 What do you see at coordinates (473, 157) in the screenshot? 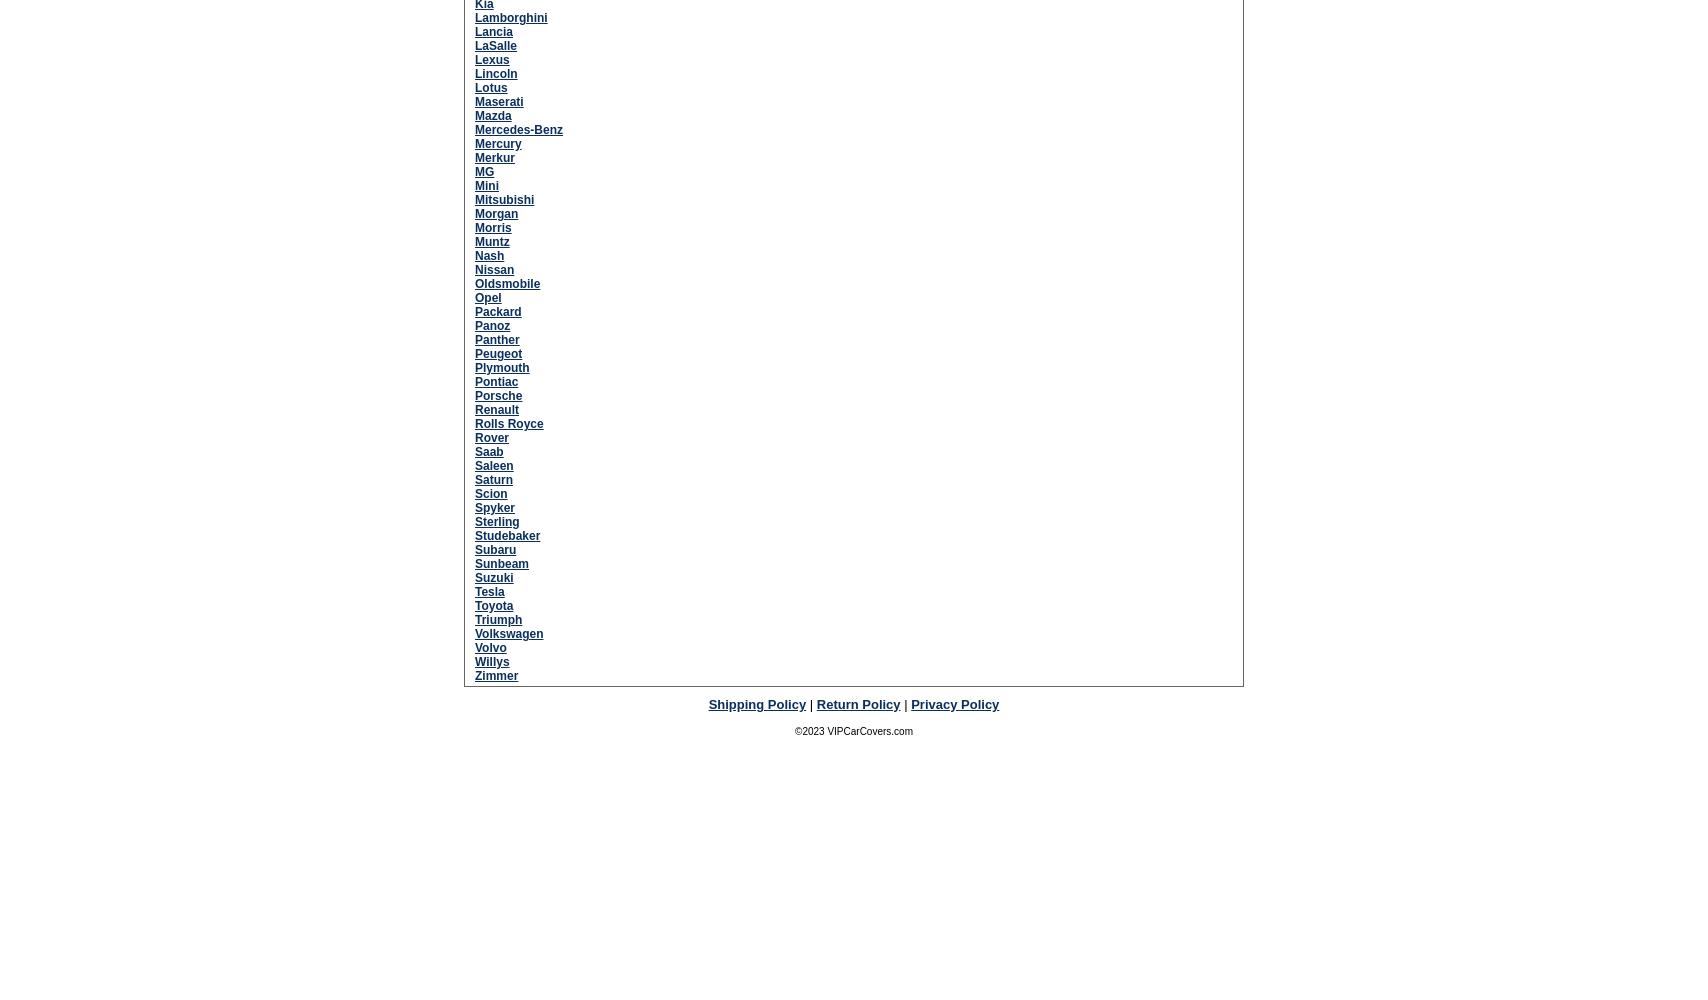
I see `'Merkur'` at bounding box center [473, 157].